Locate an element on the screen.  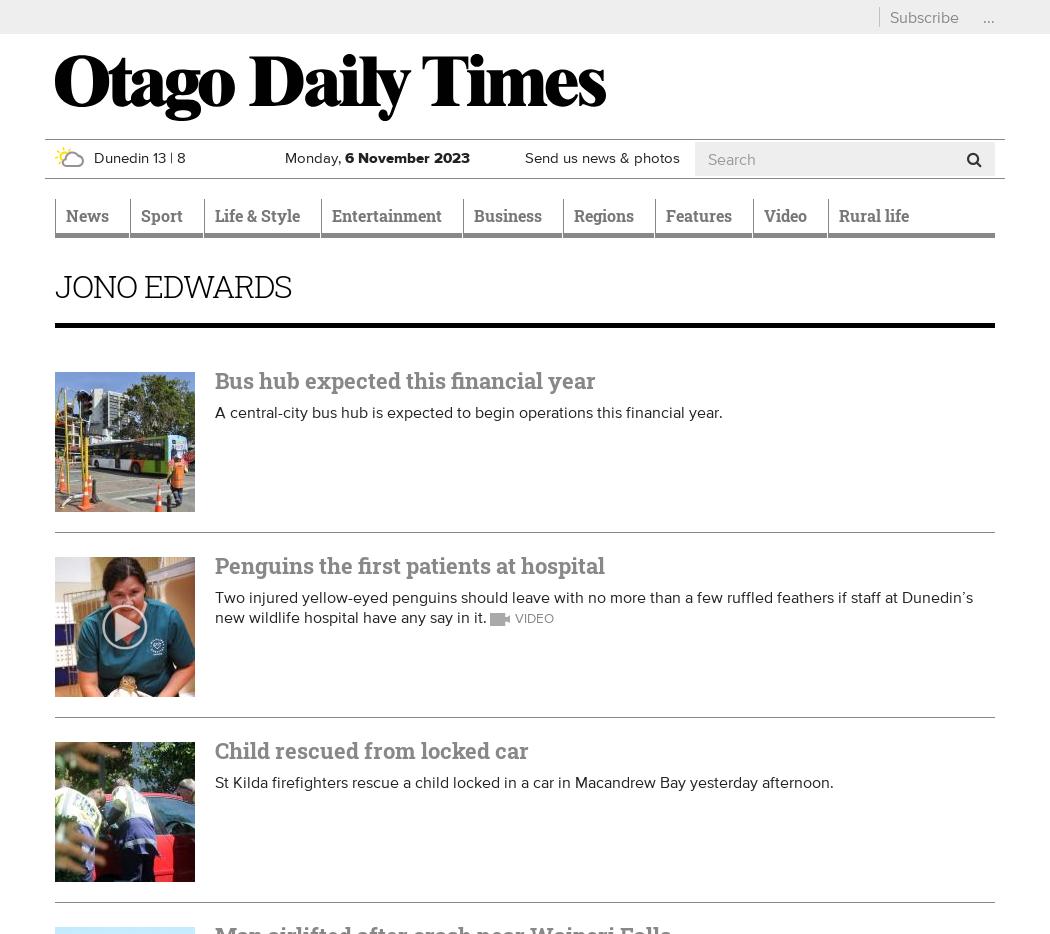
'6' is located at coordinates (344, 158).